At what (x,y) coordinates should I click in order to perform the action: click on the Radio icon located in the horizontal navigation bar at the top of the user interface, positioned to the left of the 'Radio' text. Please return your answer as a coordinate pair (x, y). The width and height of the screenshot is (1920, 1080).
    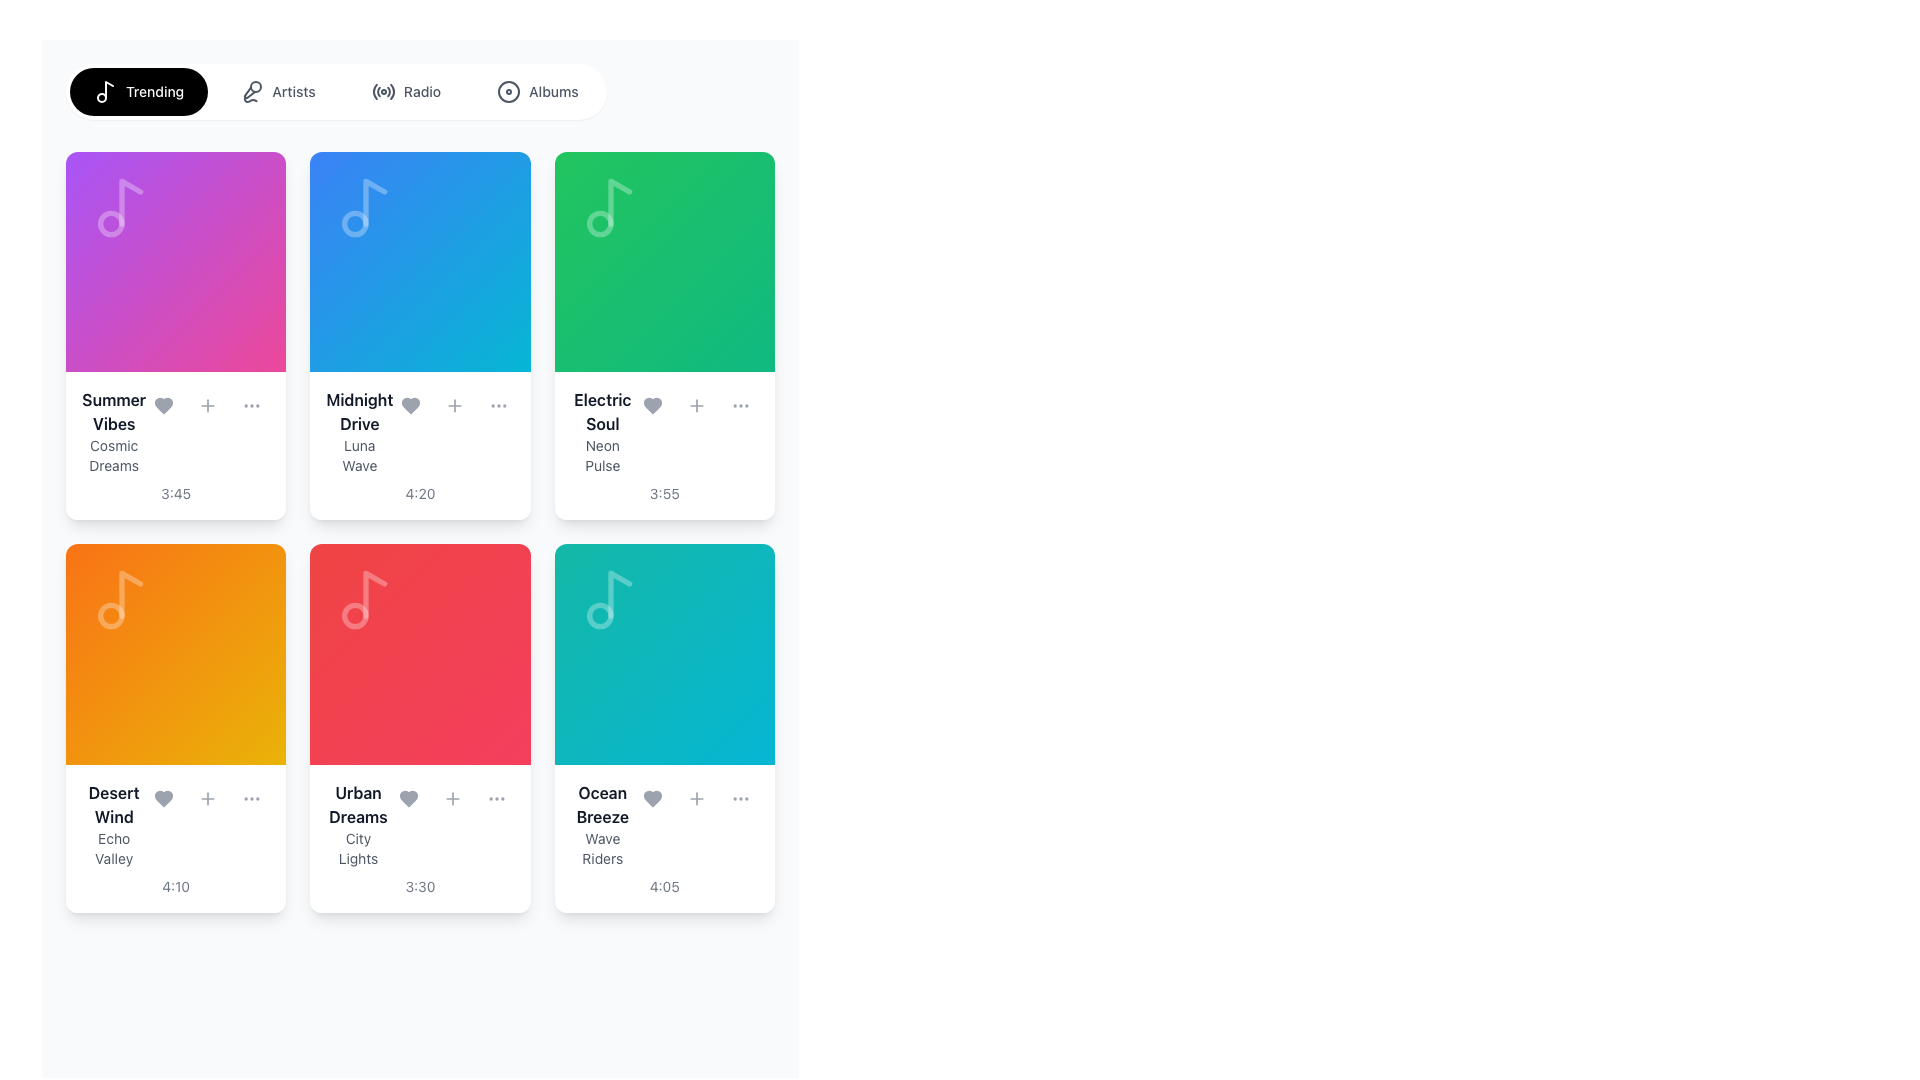
    Looking at the image, I should click on (383, 92).